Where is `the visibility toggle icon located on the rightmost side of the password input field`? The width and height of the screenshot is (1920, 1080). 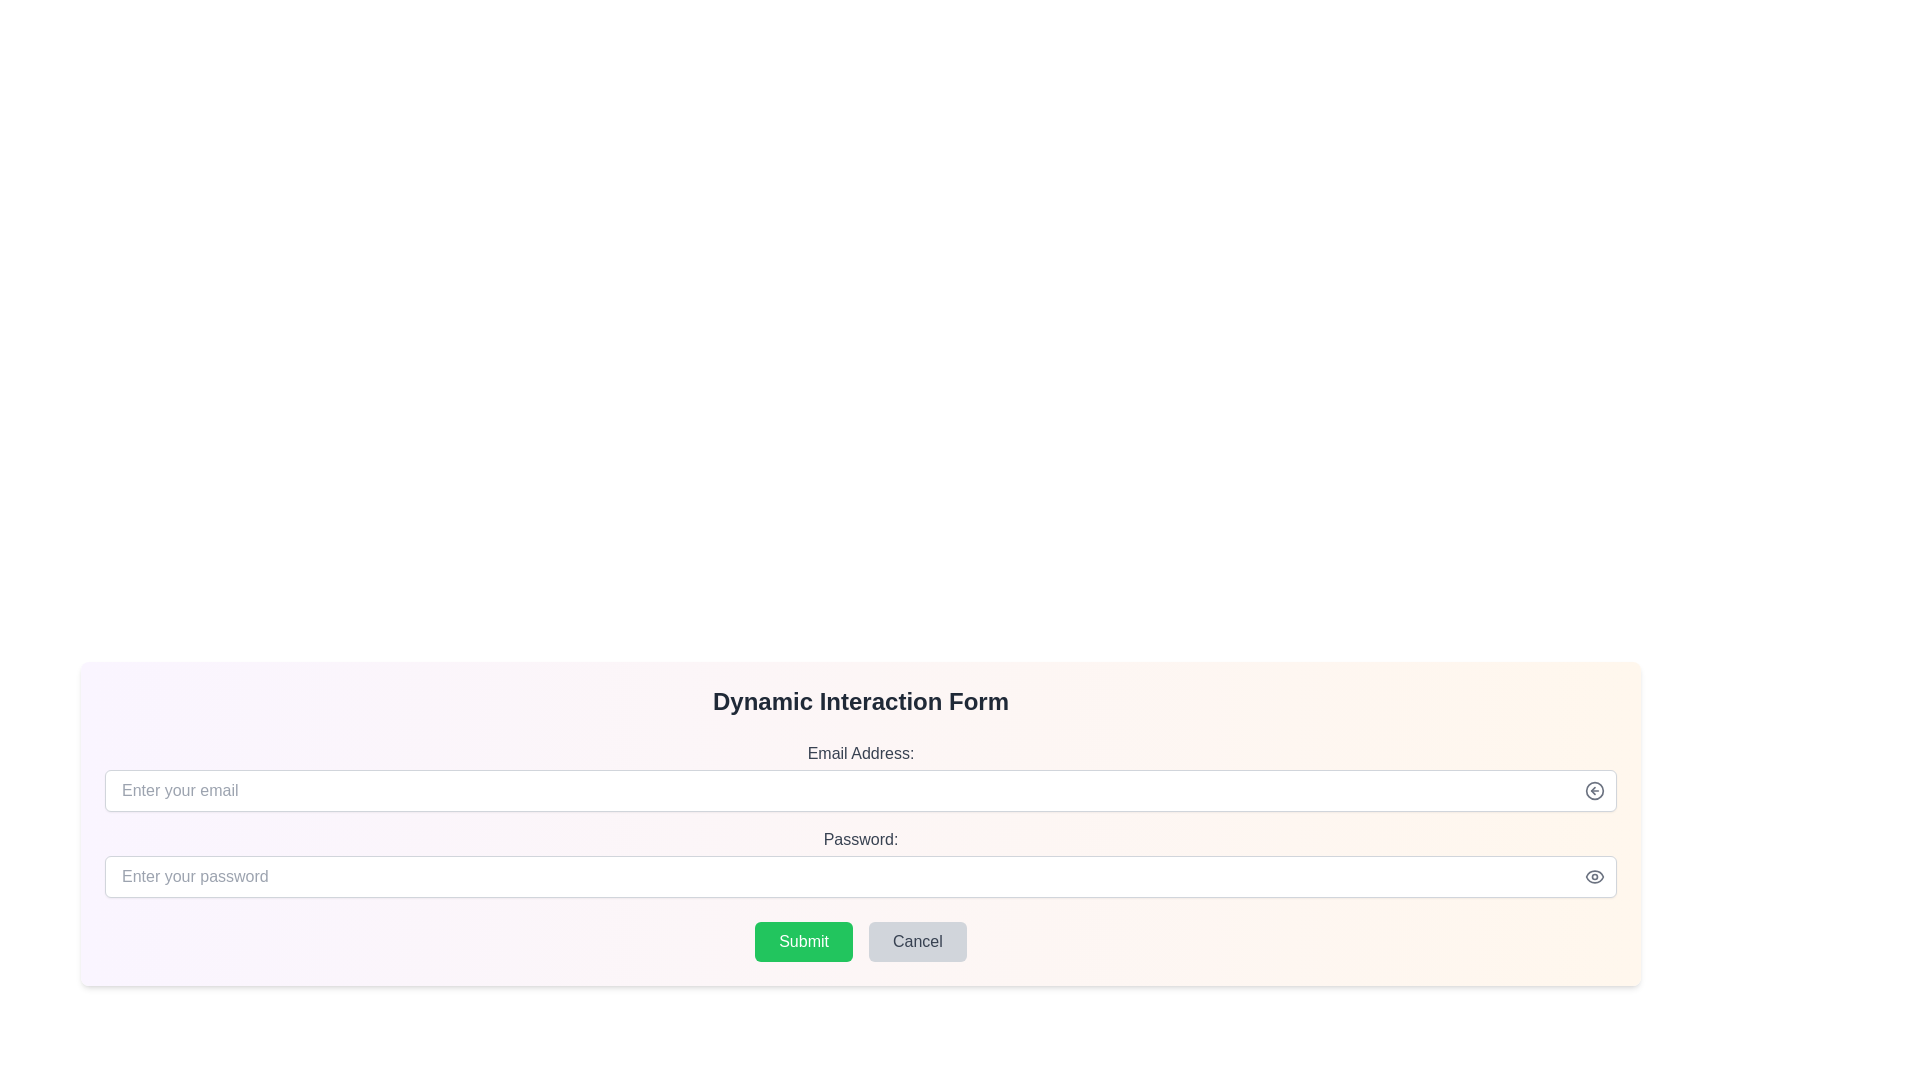
the visibility toggle icon located on the rightmost side of the password input field is located at coordinates (1593, 875).